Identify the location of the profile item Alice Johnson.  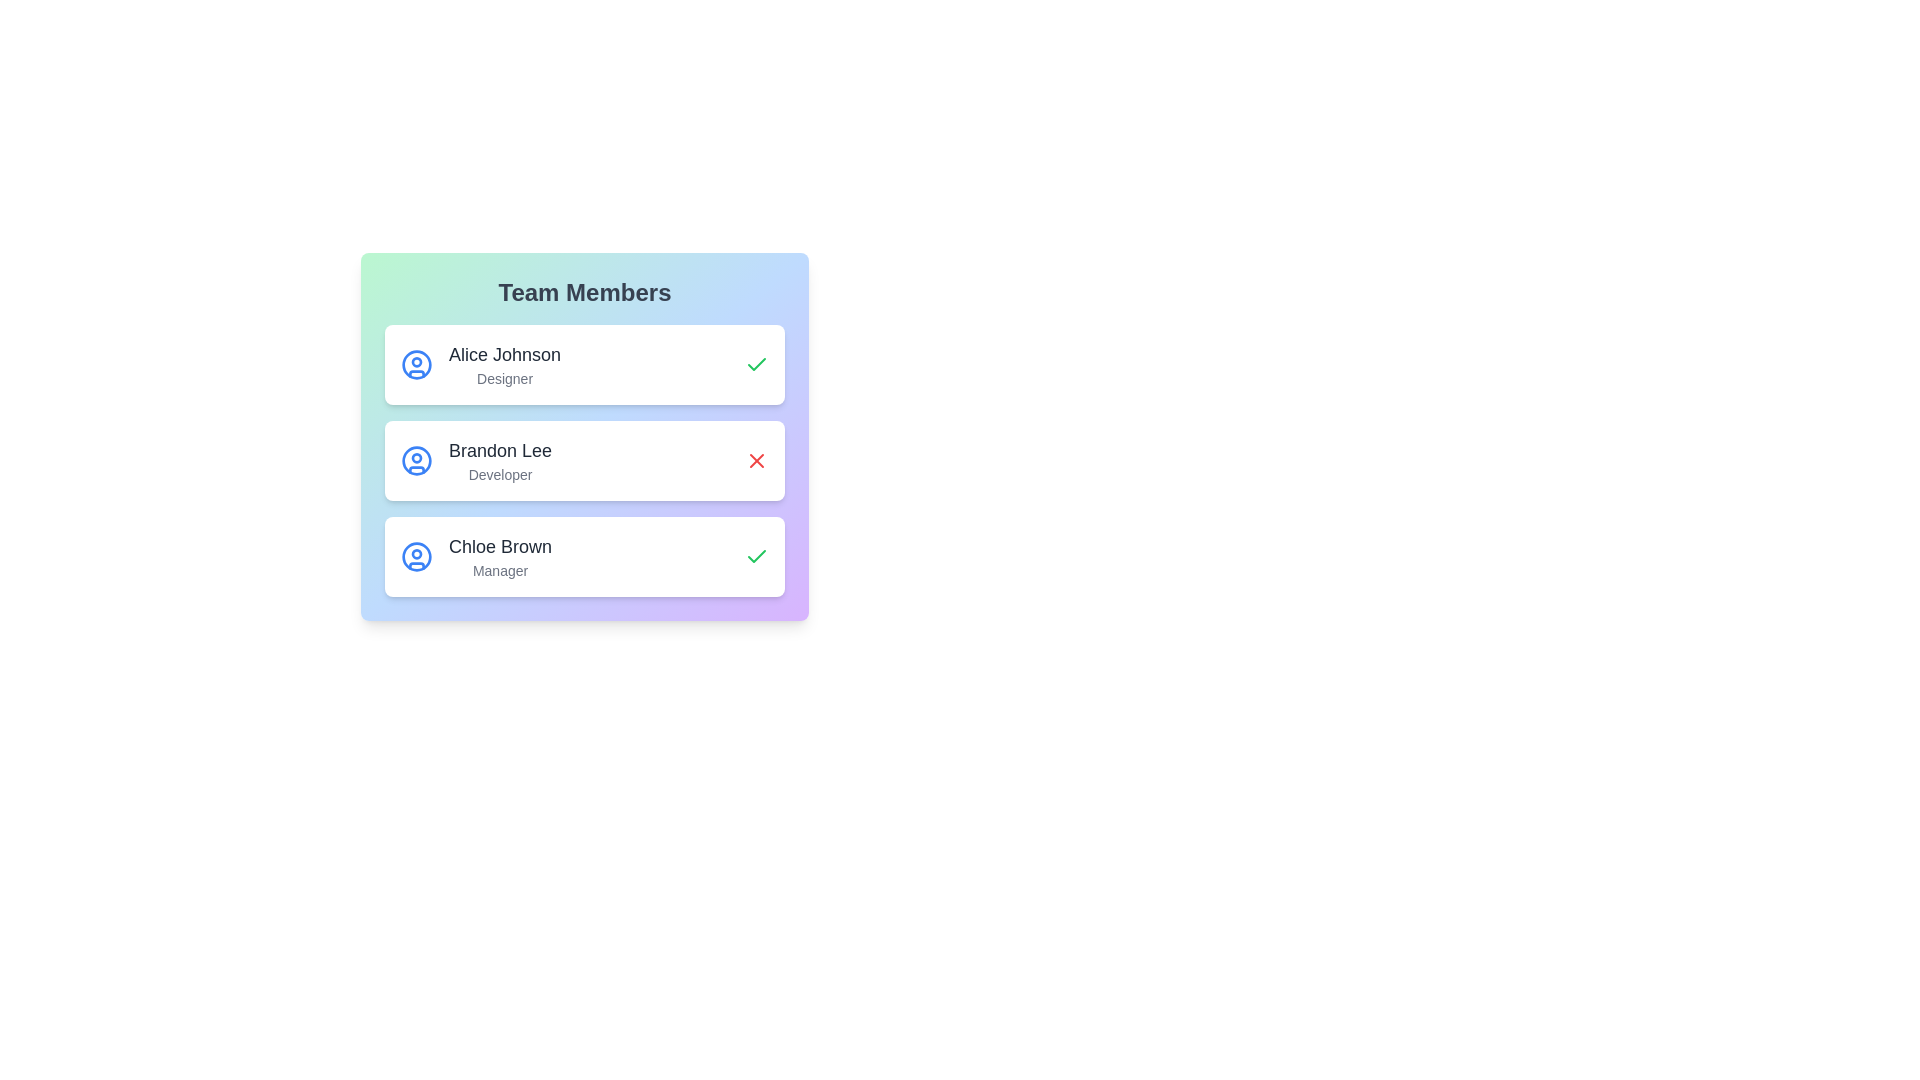
(584, 365).